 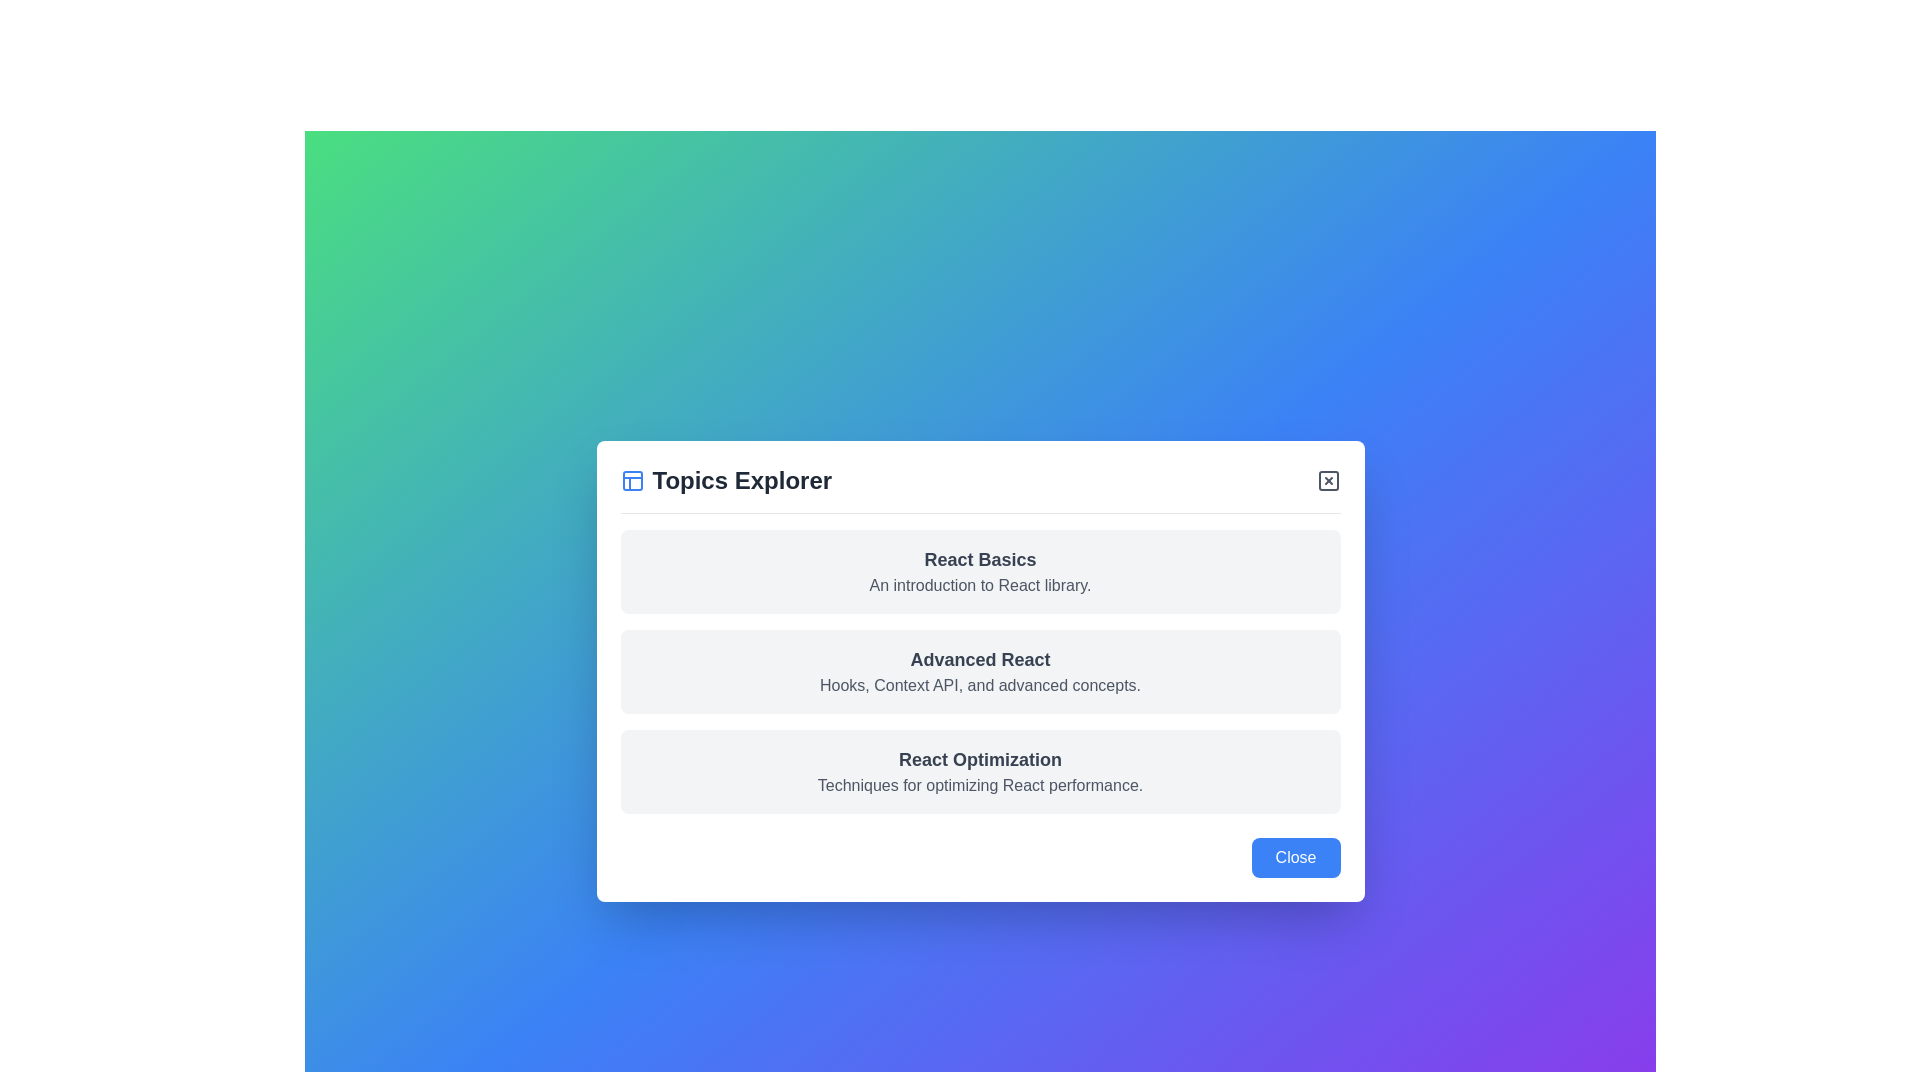 What do you see at coordinates (980, 659) in the screenshot?
I see `the title text element representing the 'Advanced React' topic, which is the top line of text in a centrally positioned card` at bounding box center [980, 659].